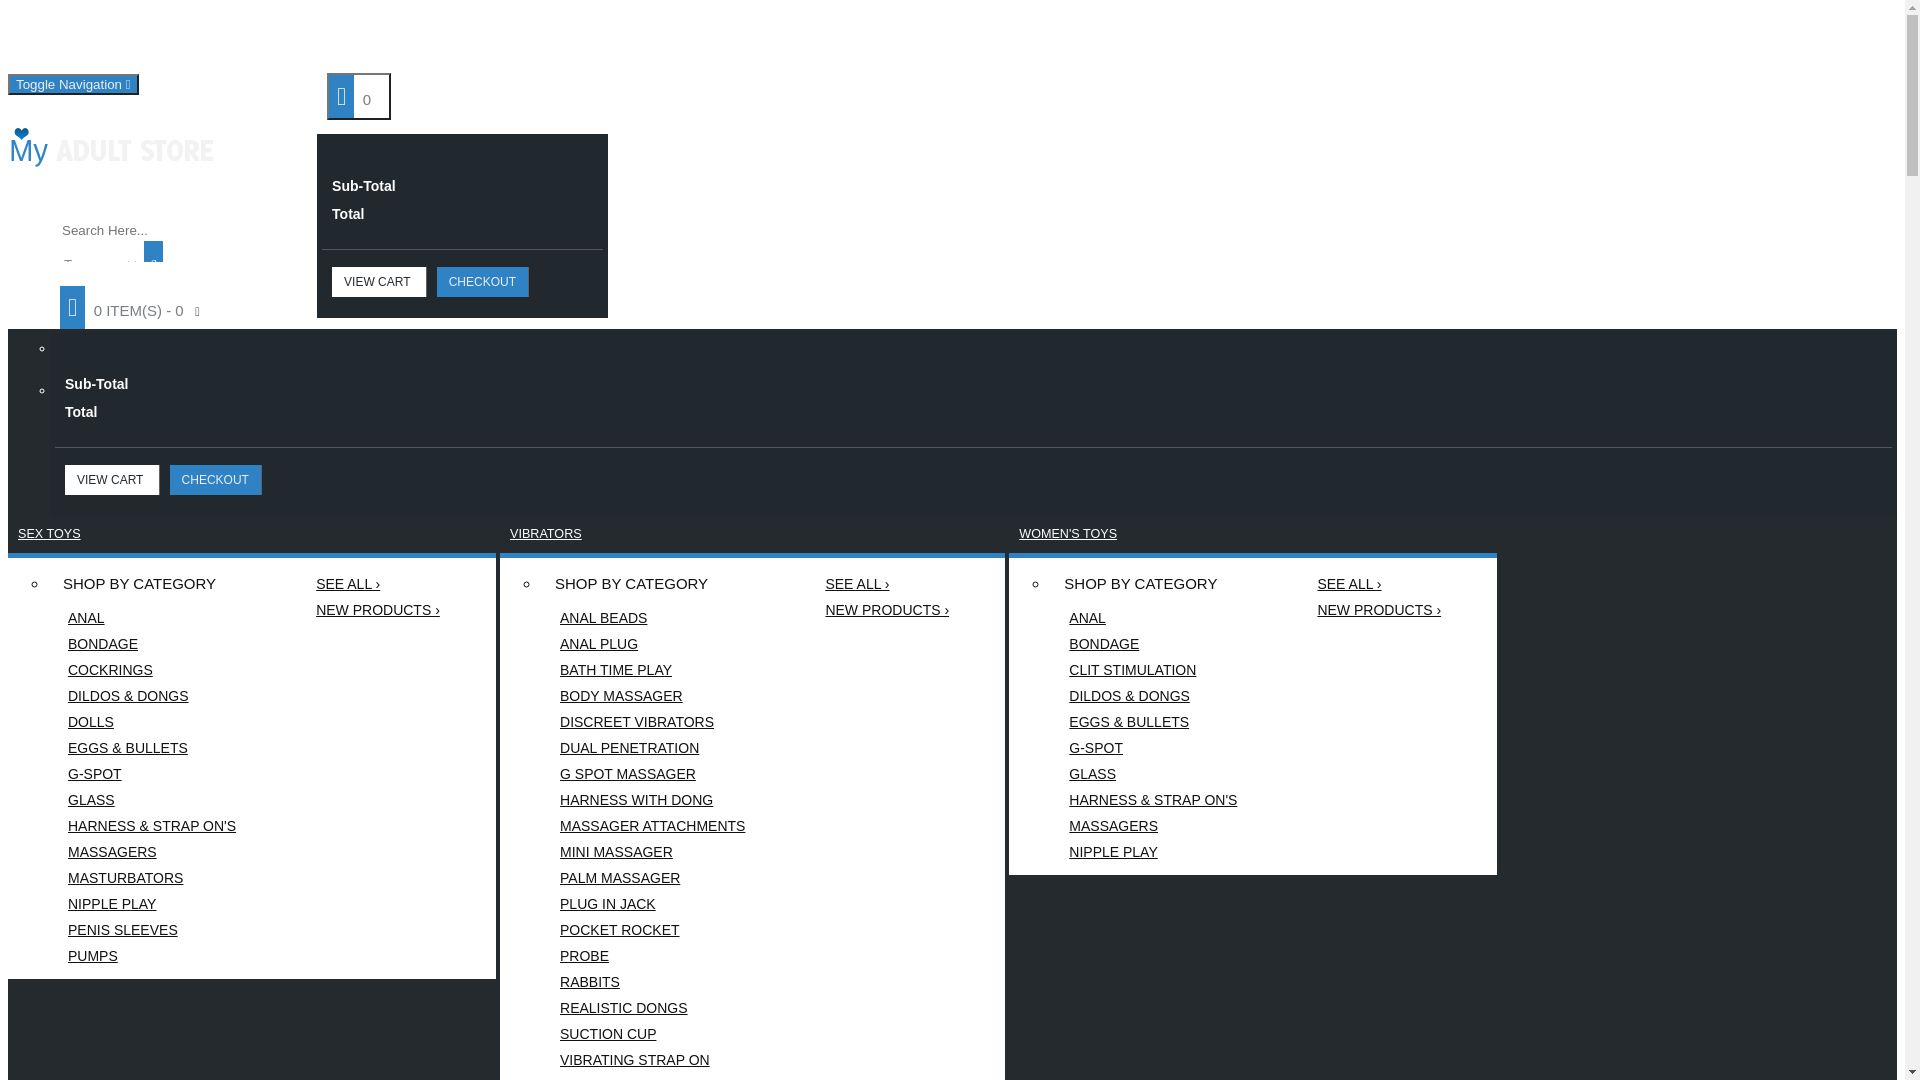 This screenshot has height=1080, width=1920. What do you see at coordinates (151, 670) in the screenshot?
I see `'COCKRINGS'` at bounding box center [151, 670].